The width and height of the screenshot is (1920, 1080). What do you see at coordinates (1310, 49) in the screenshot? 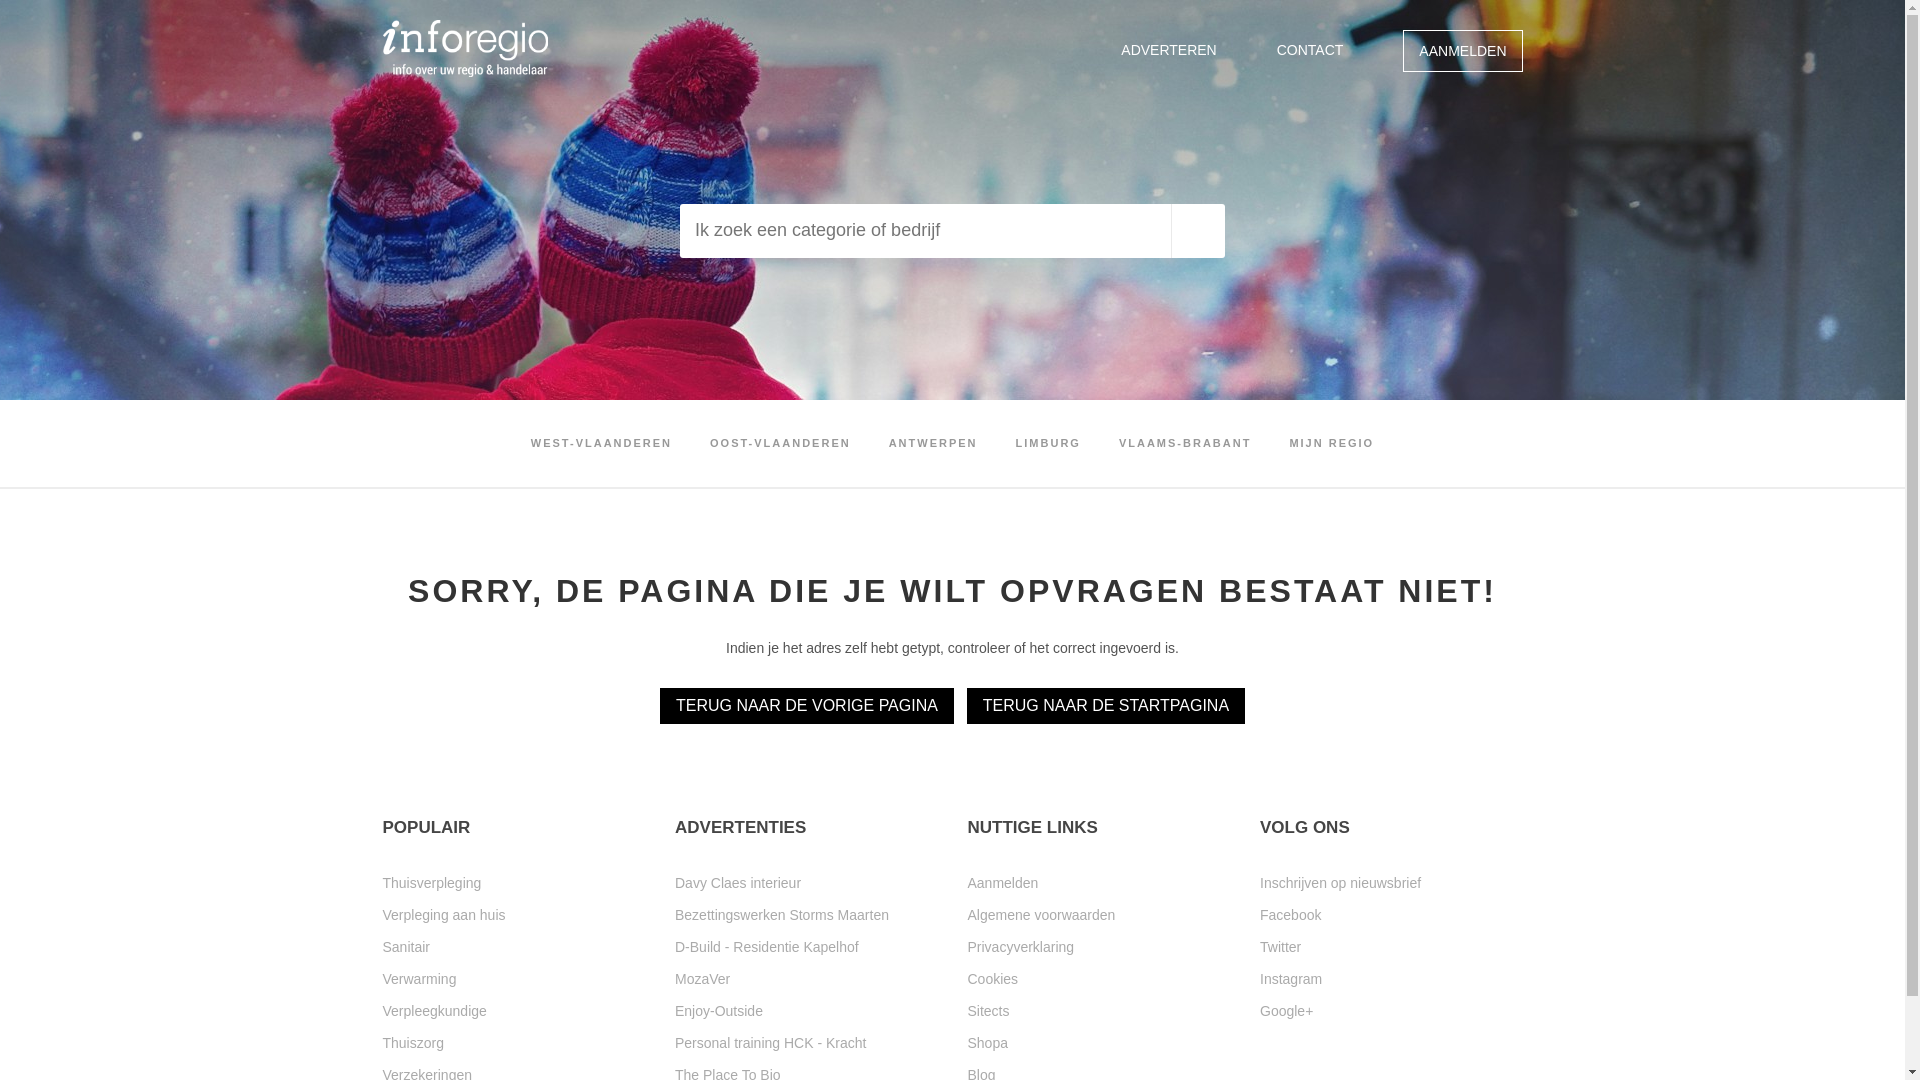
I see `'CONTACT'` at bounding box center [1310, 49].